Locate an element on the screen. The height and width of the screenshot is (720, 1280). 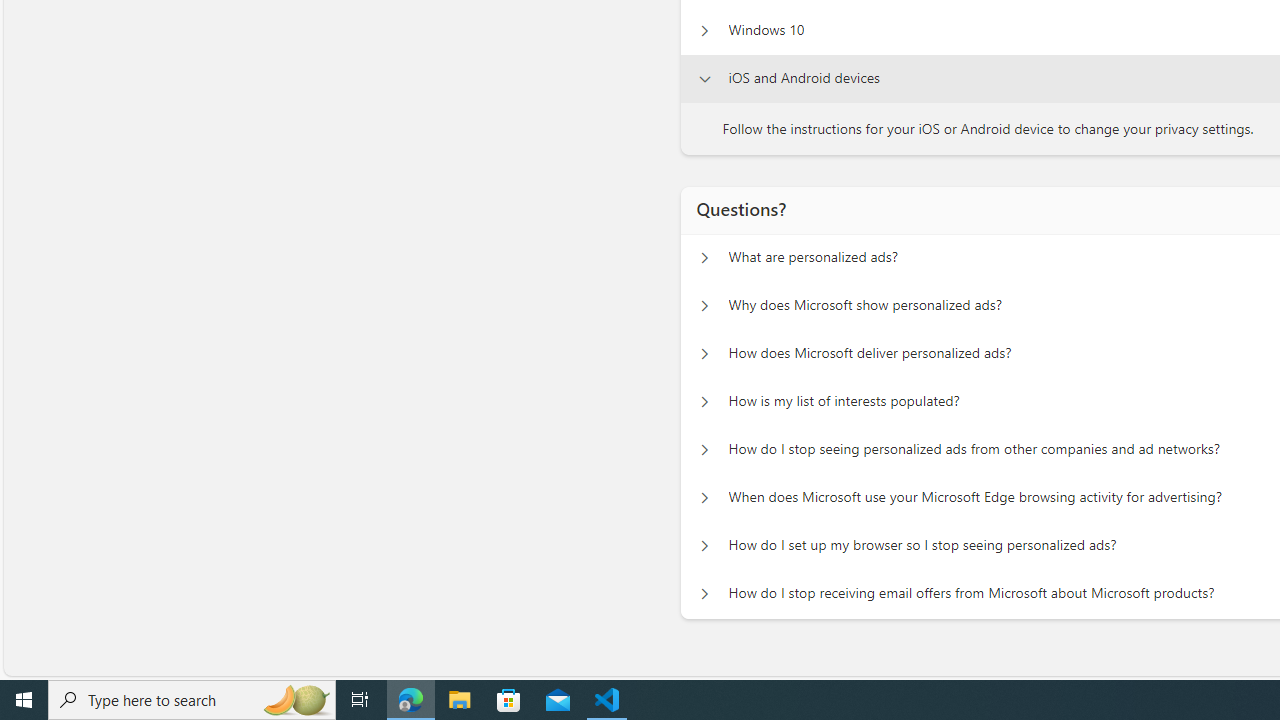
'Questions? What are personalized ads?' is located at coordinates (704, 257).